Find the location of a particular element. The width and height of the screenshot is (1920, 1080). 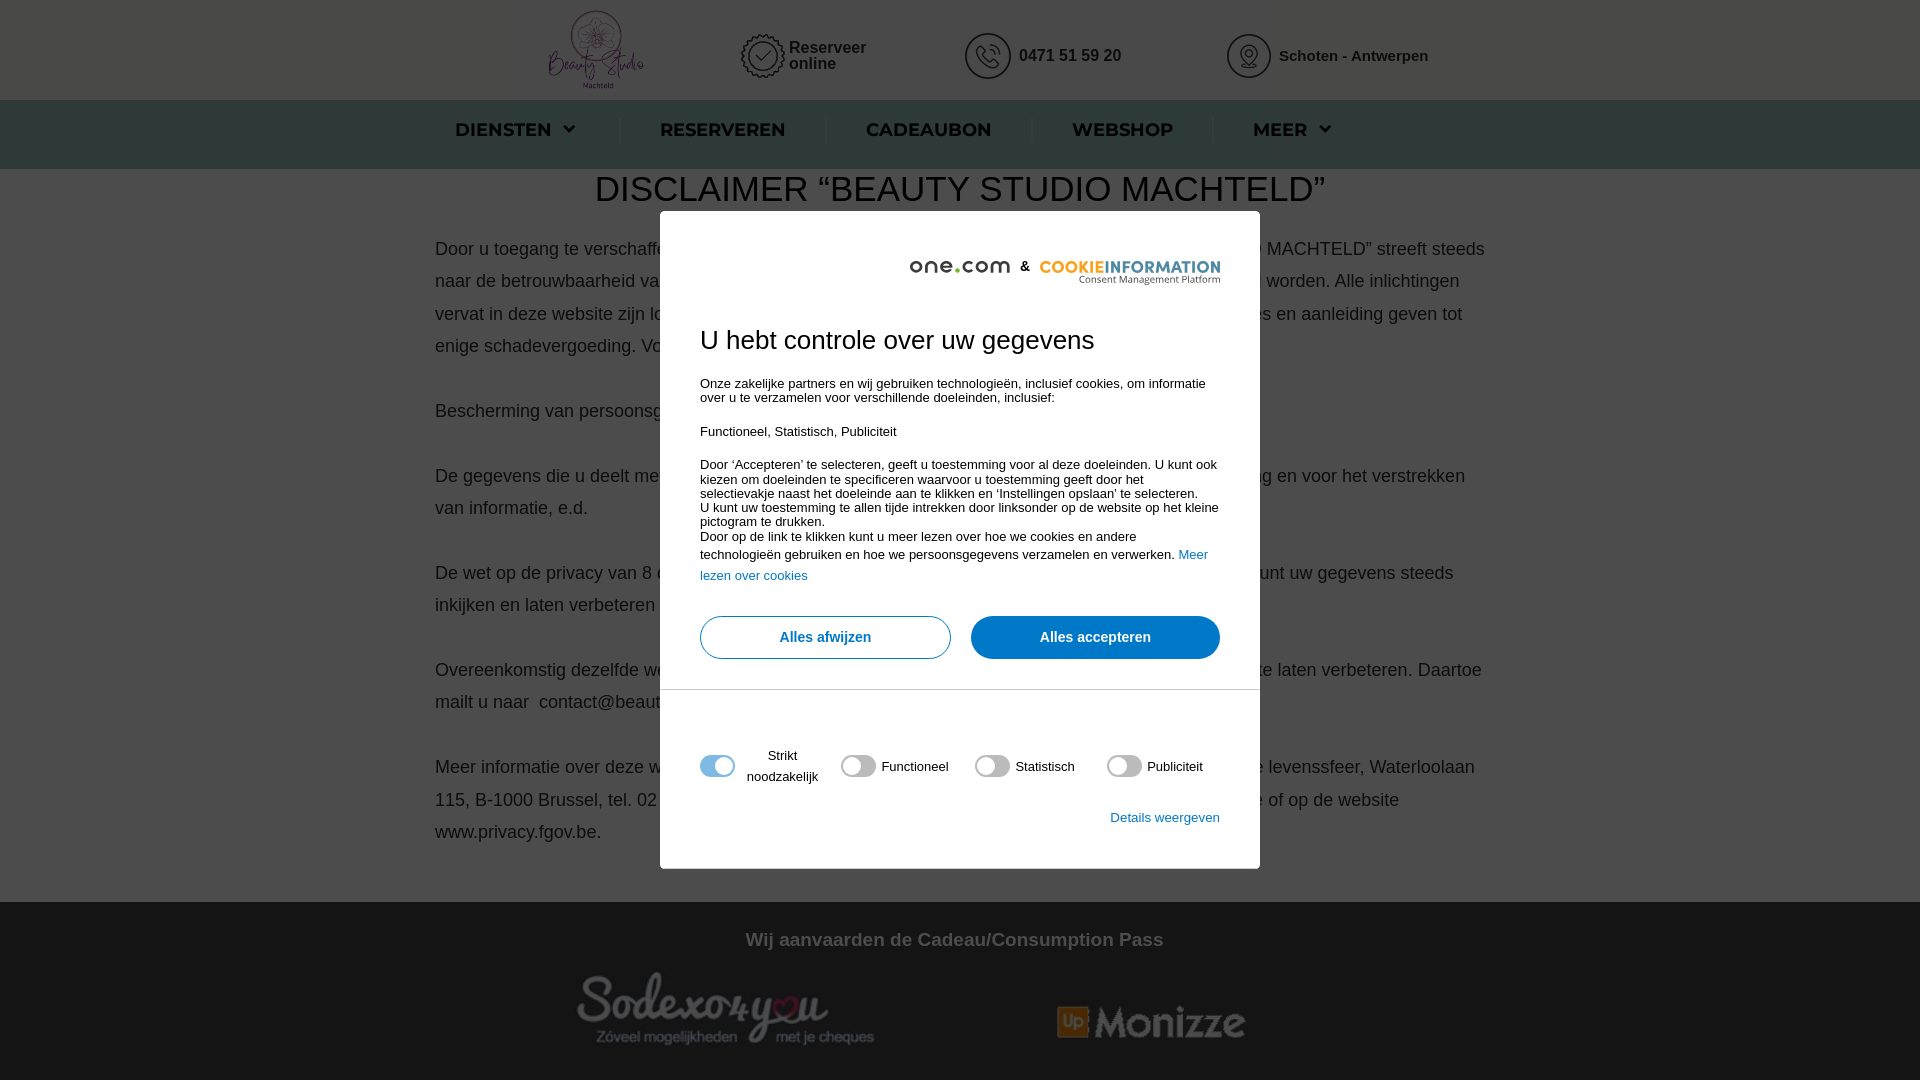

'Schoten - Antwerpen' is located at coordinates (1353, 54).